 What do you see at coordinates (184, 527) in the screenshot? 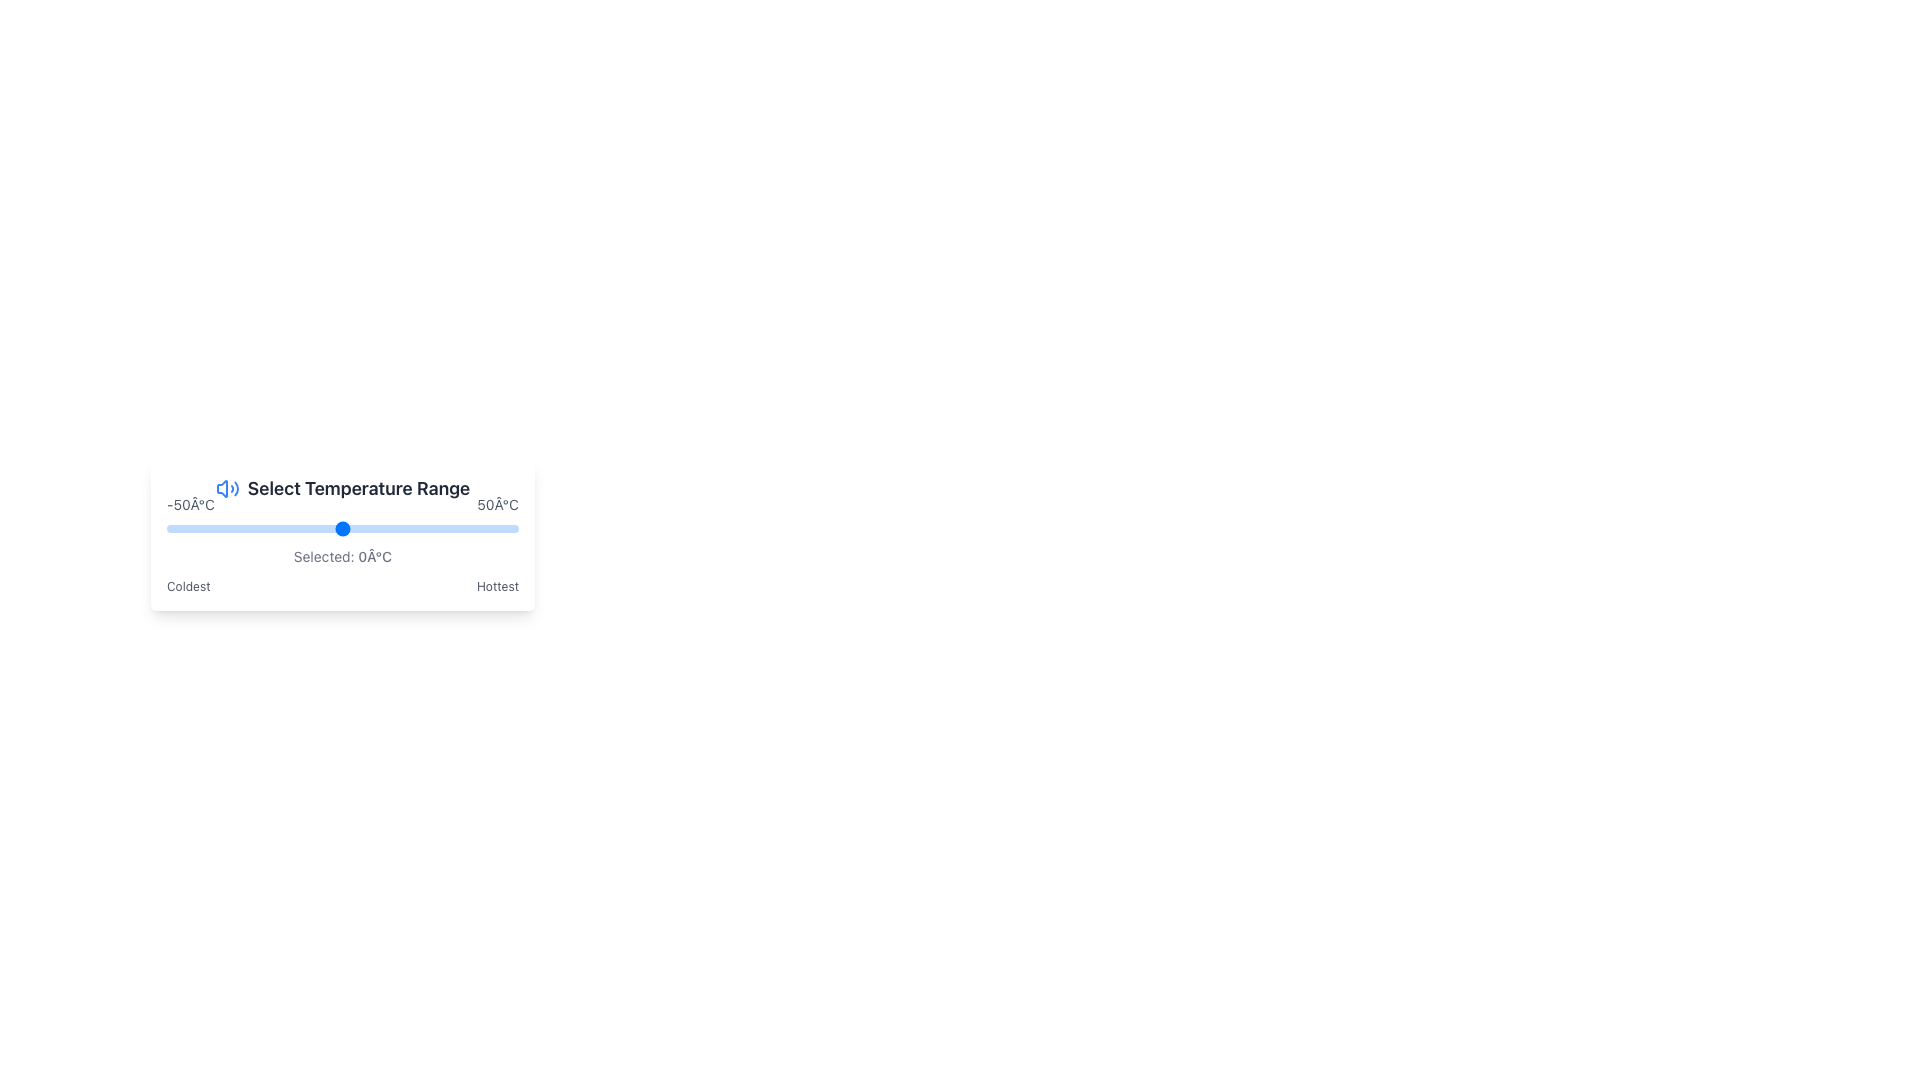
I see `the temperature range` at bounding box center [184, 527].